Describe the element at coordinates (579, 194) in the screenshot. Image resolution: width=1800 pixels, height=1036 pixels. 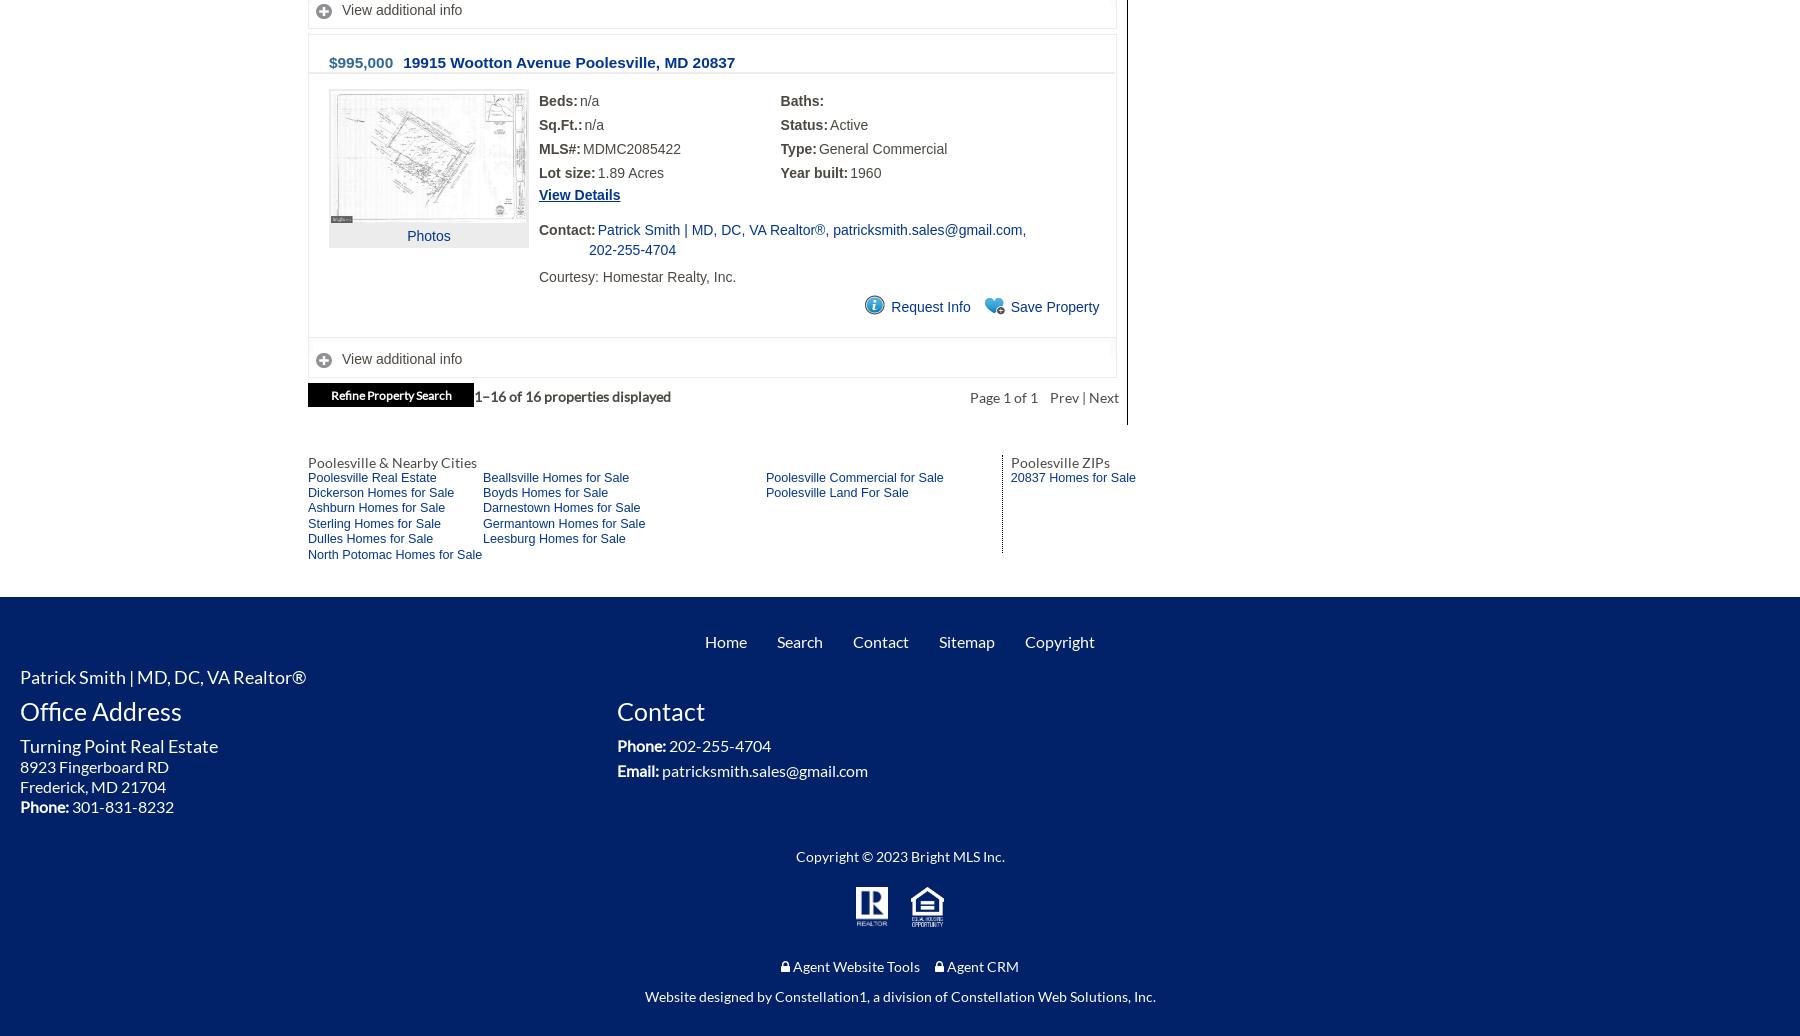
I see `'View Details'` at that location.